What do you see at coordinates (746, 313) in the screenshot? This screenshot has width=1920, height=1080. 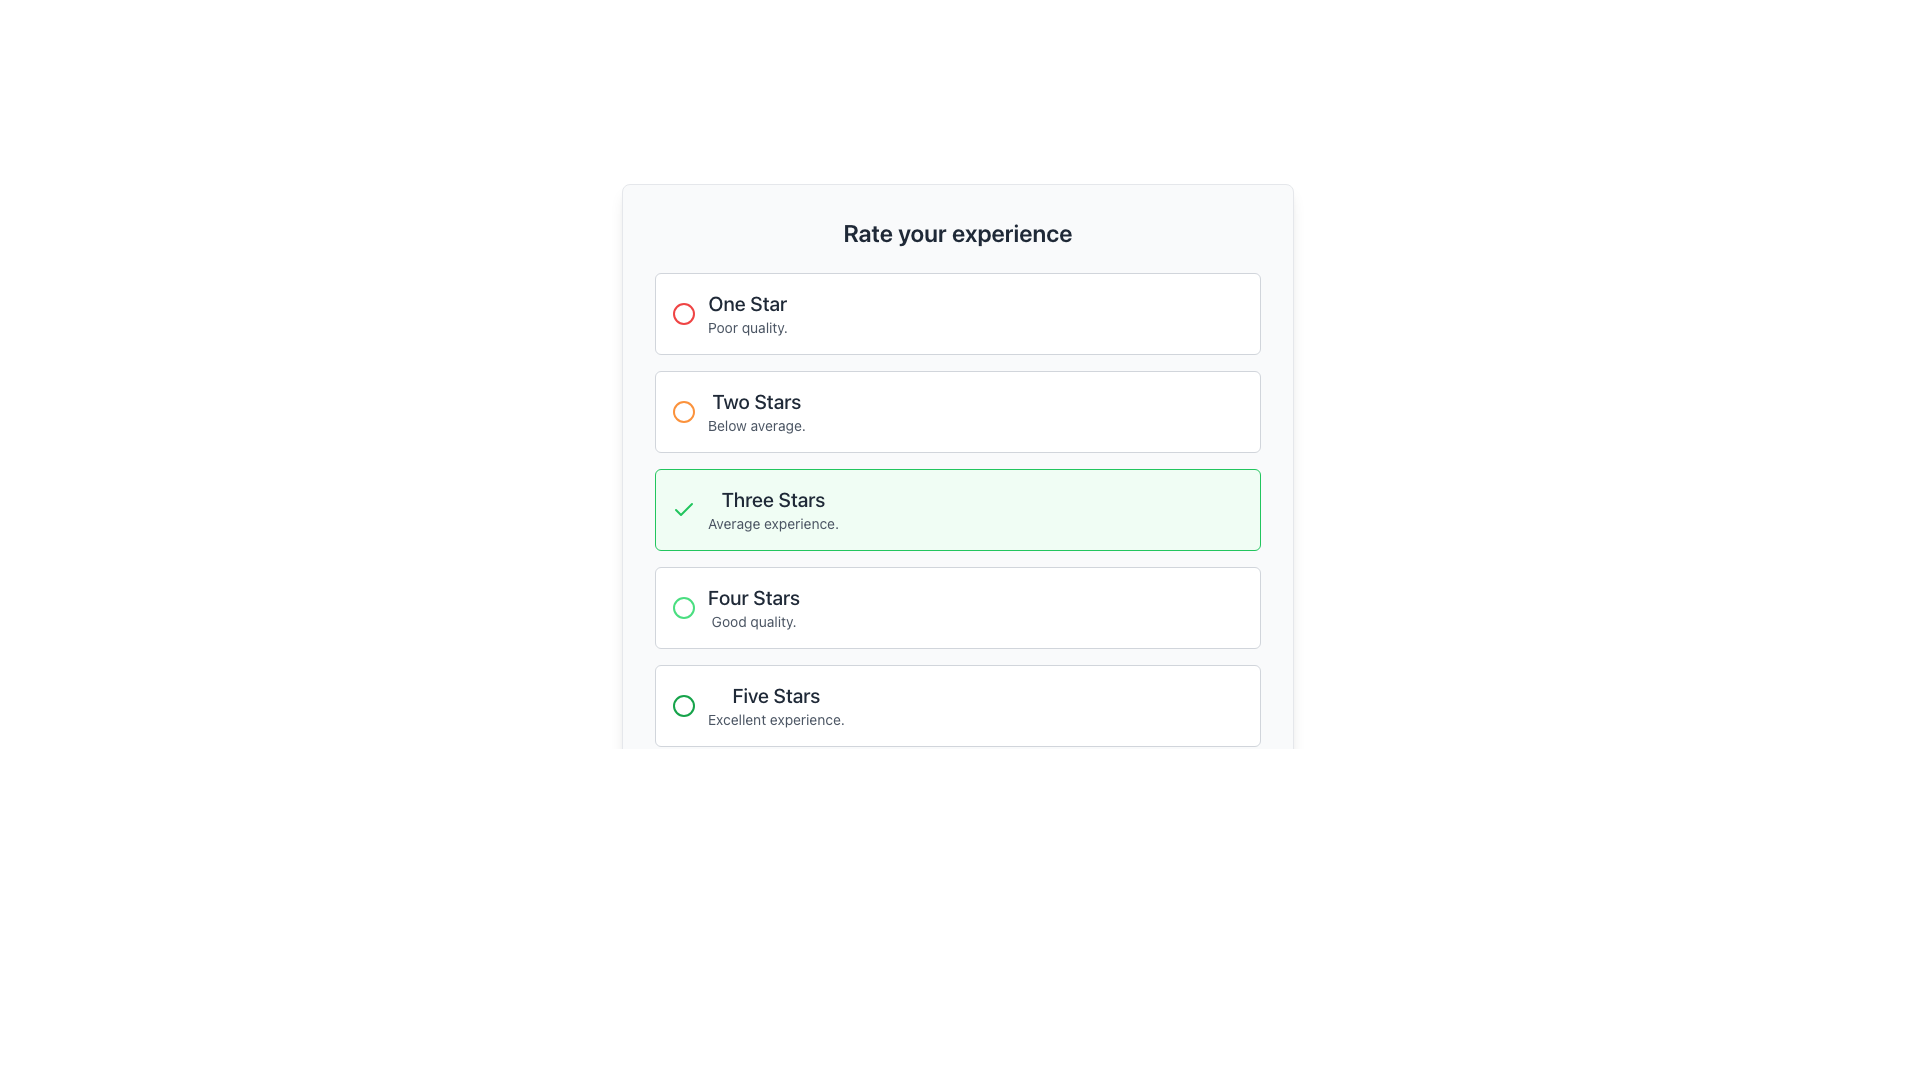 I see `the 'One Star' text block that describes it as 'Poor quality' to trigger the tooltip or interaction` at bounding box center [746, 313].